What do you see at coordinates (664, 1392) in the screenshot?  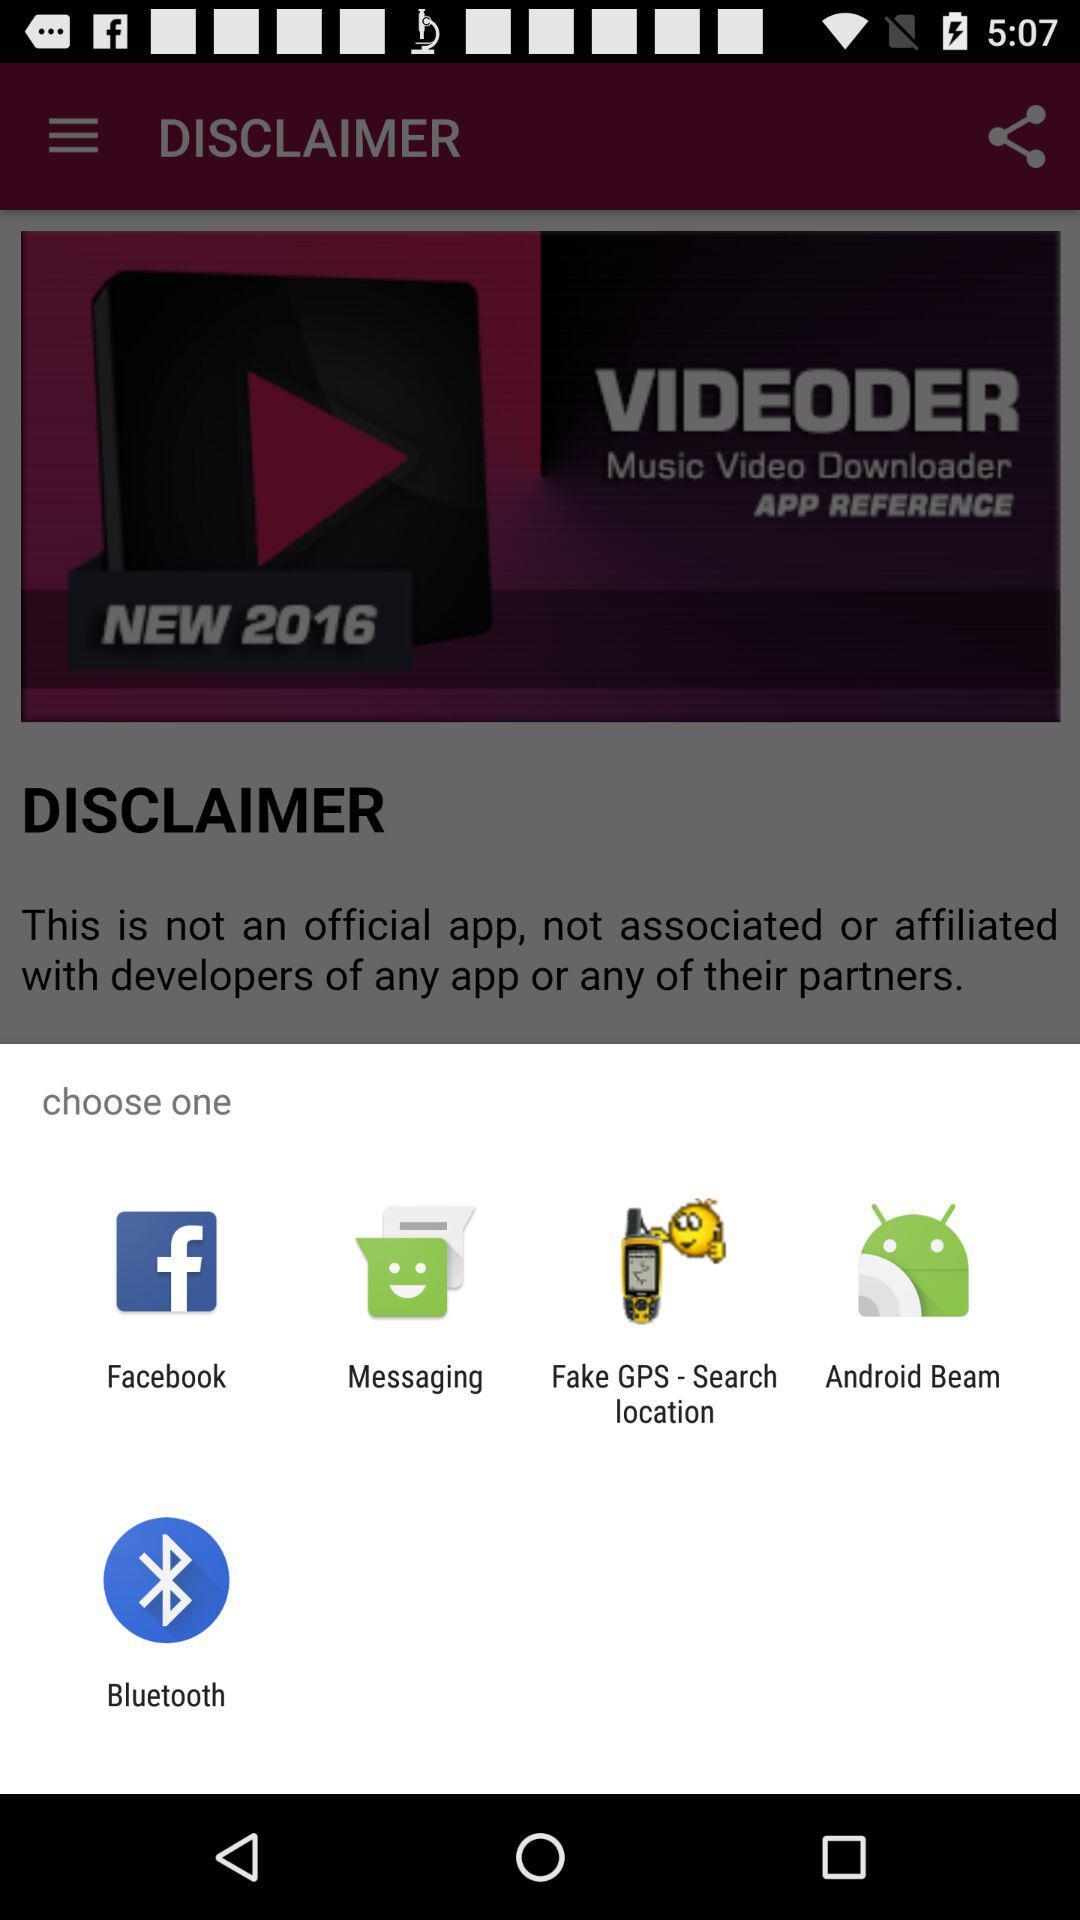 I see `fake gps search app` at bounding box center [664, 1392].